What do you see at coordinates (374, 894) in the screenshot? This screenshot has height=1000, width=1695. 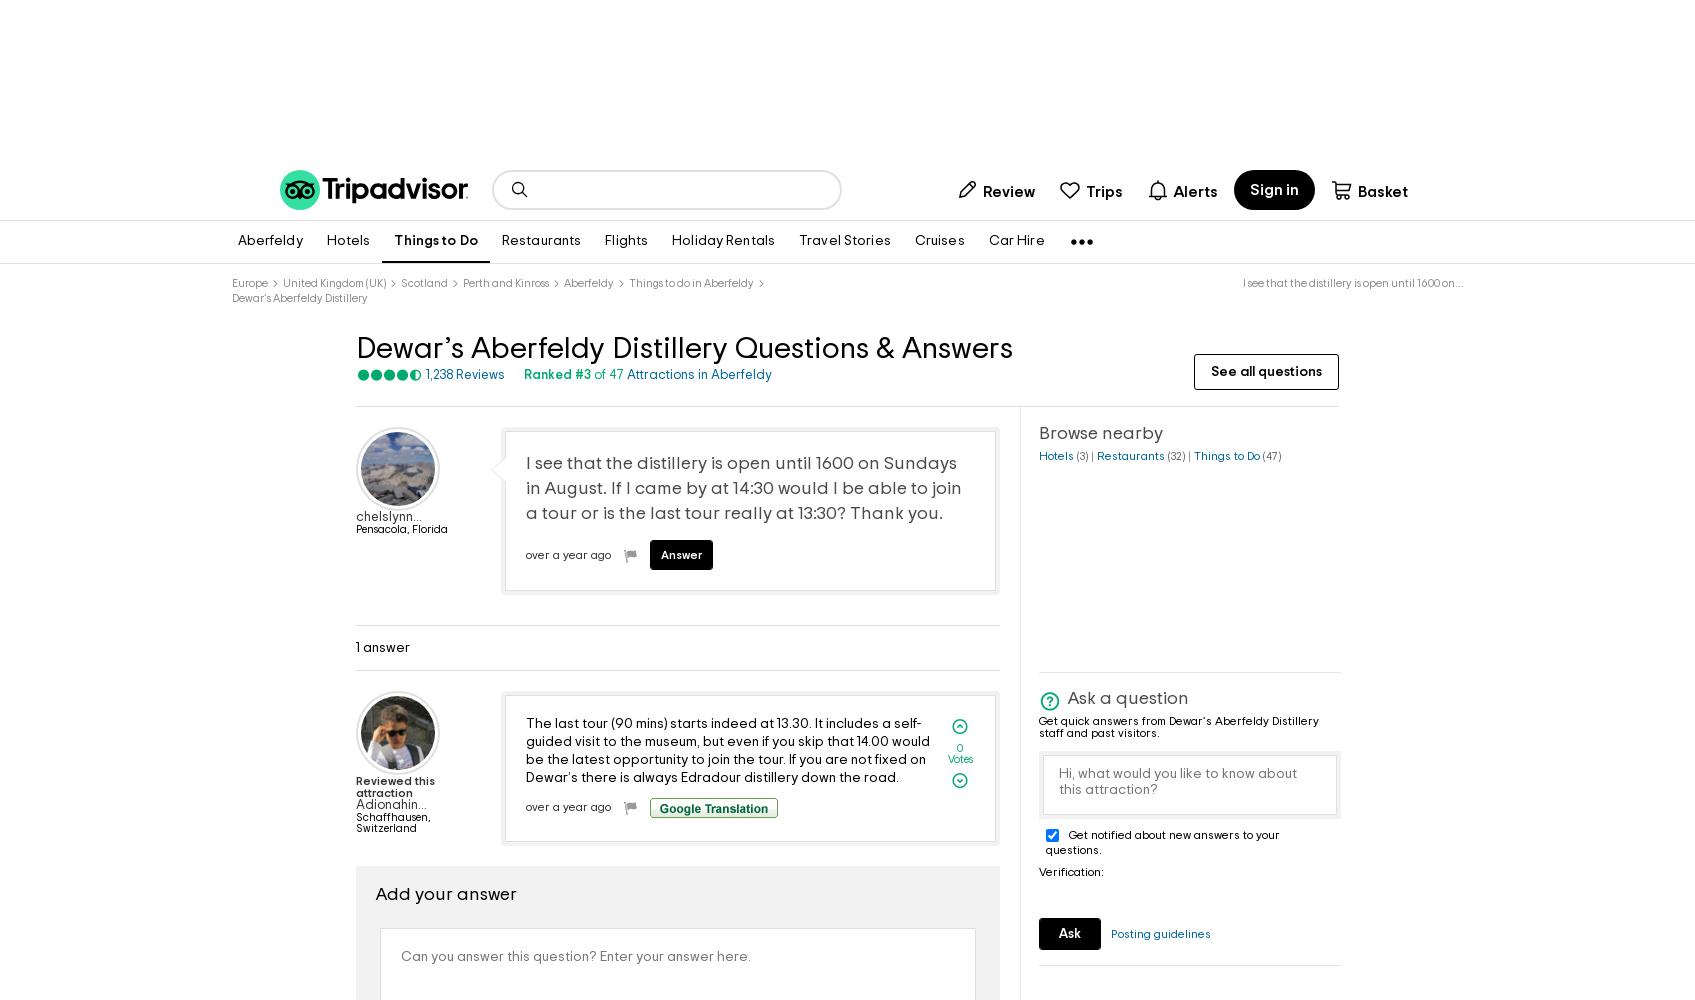 I see `'Add your answer'` at bounding box center [374, 894].